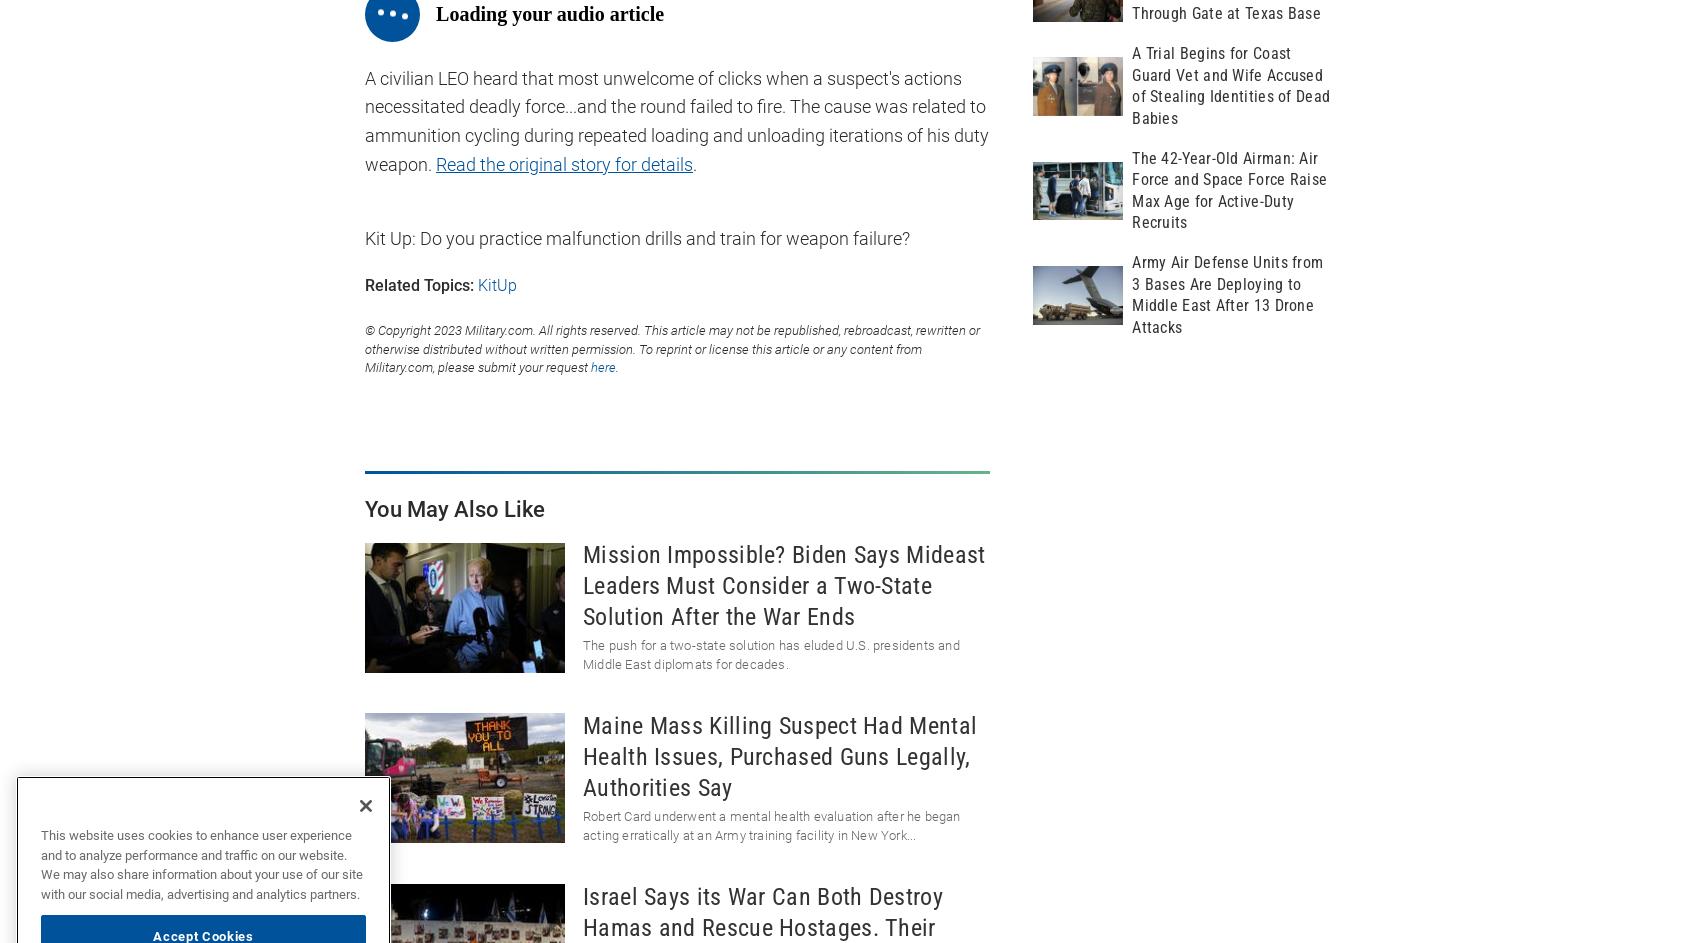  What do you see at coordinates (418, 283) in the screenshot?
I see `'Related Topics:'` at bounding box center [418, 283].